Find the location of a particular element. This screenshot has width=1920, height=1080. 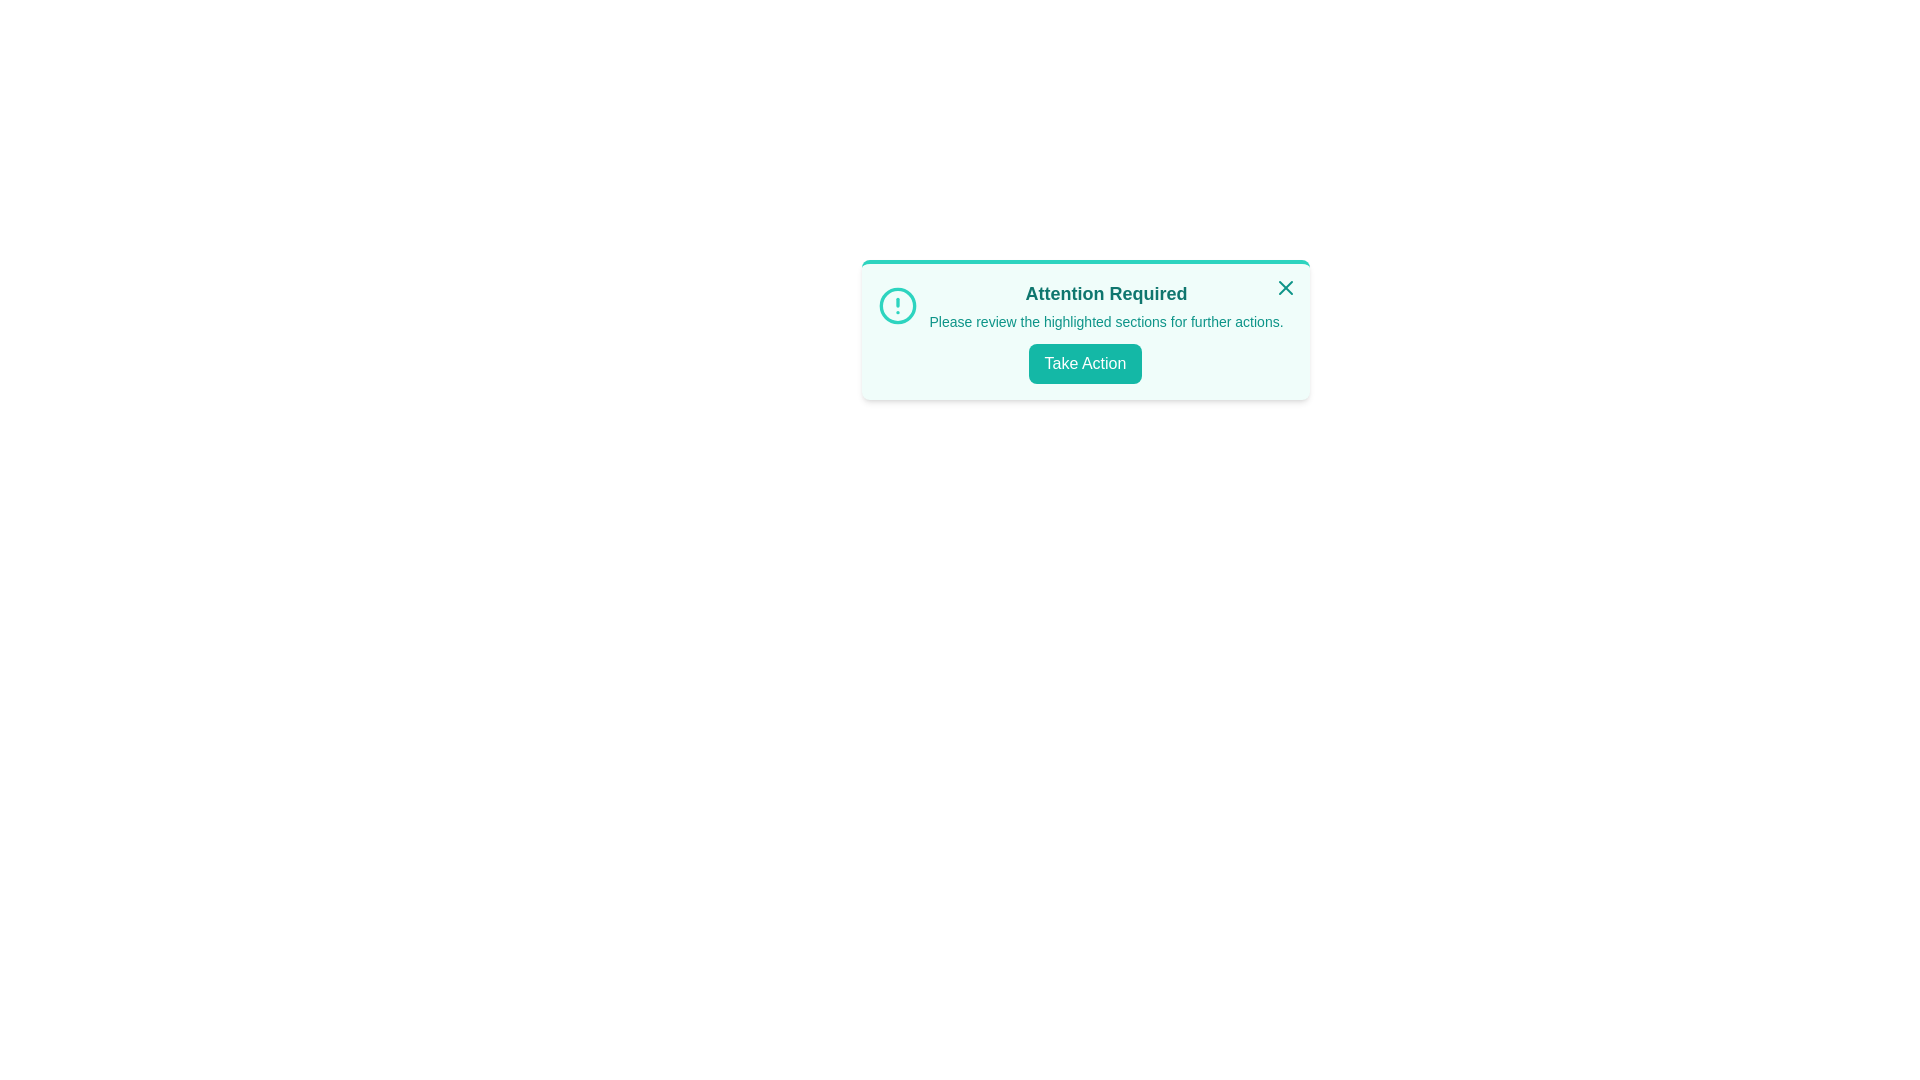

'Take Action' button to trigger the main action is located at coordinates (1084, 363).